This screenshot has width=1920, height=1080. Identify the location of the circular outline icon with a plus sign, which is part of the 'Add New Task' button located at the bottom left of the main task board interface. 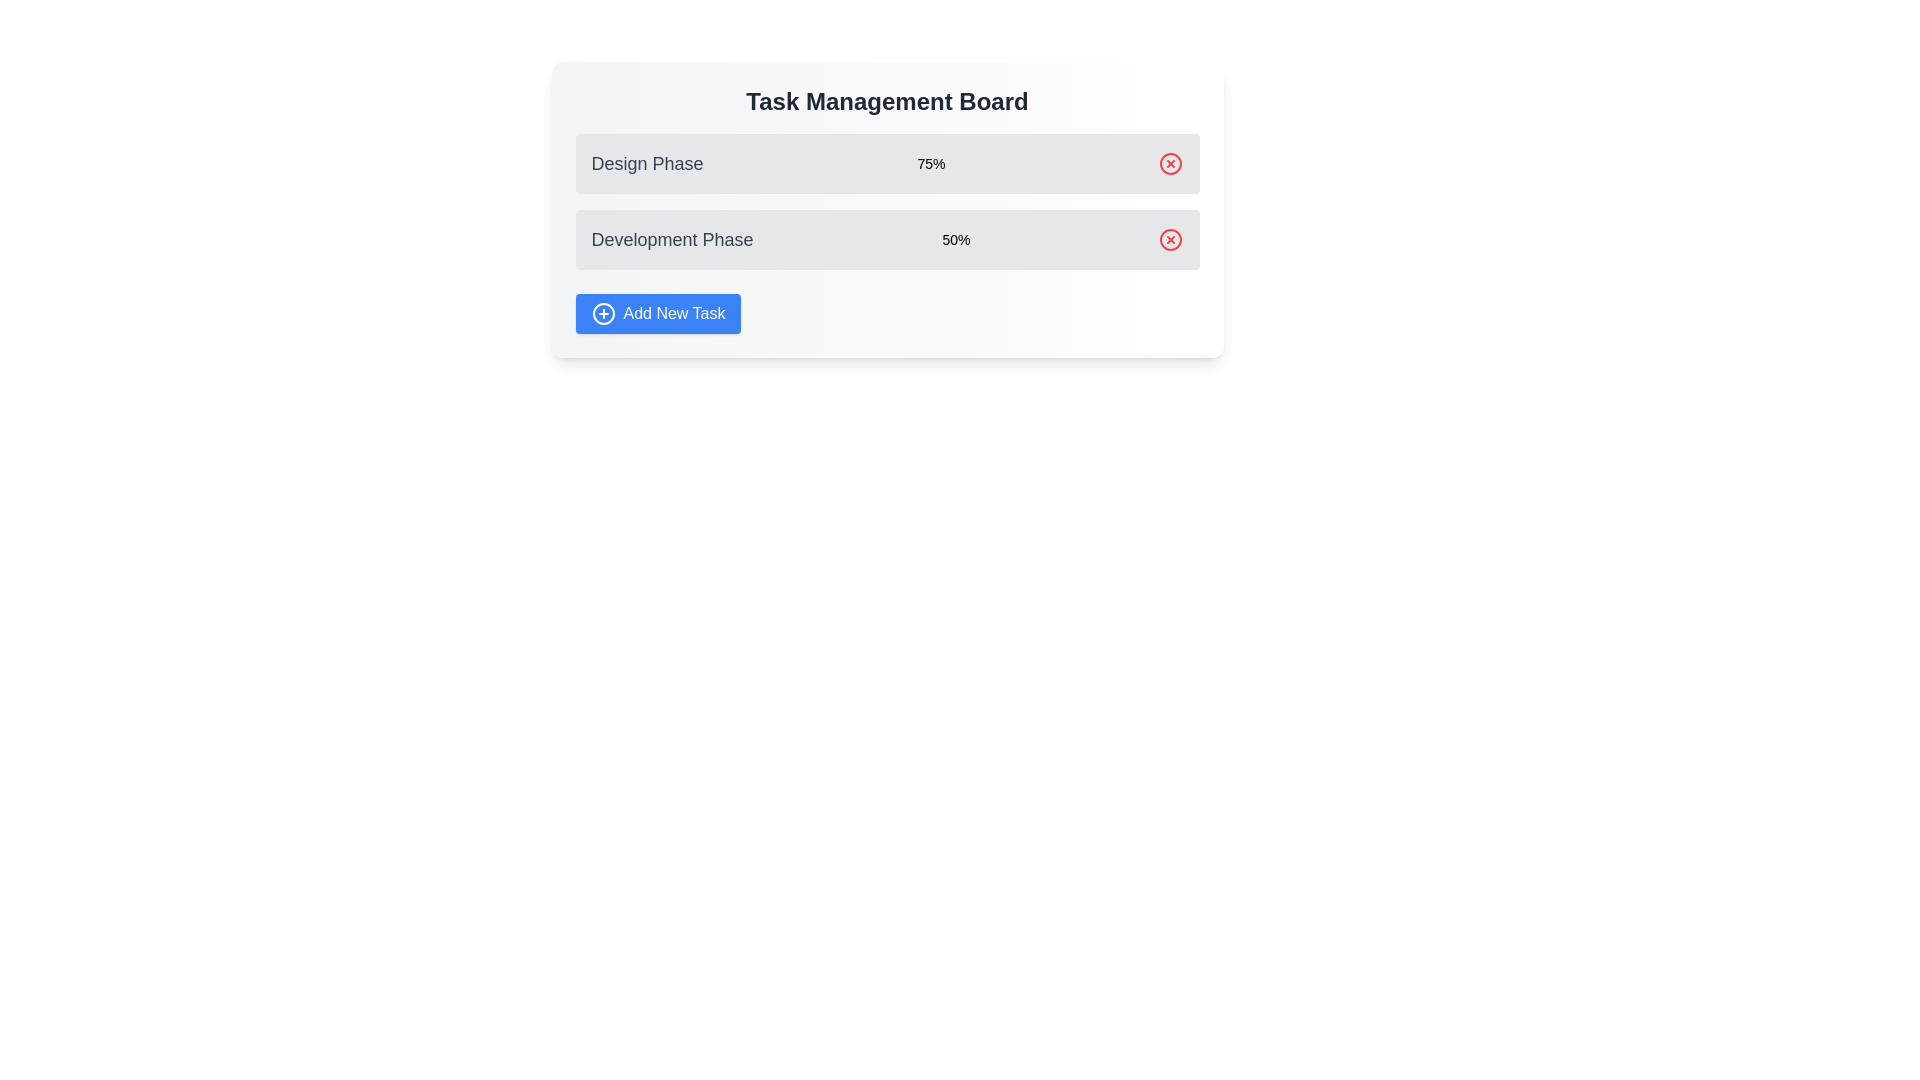
(602, 313).